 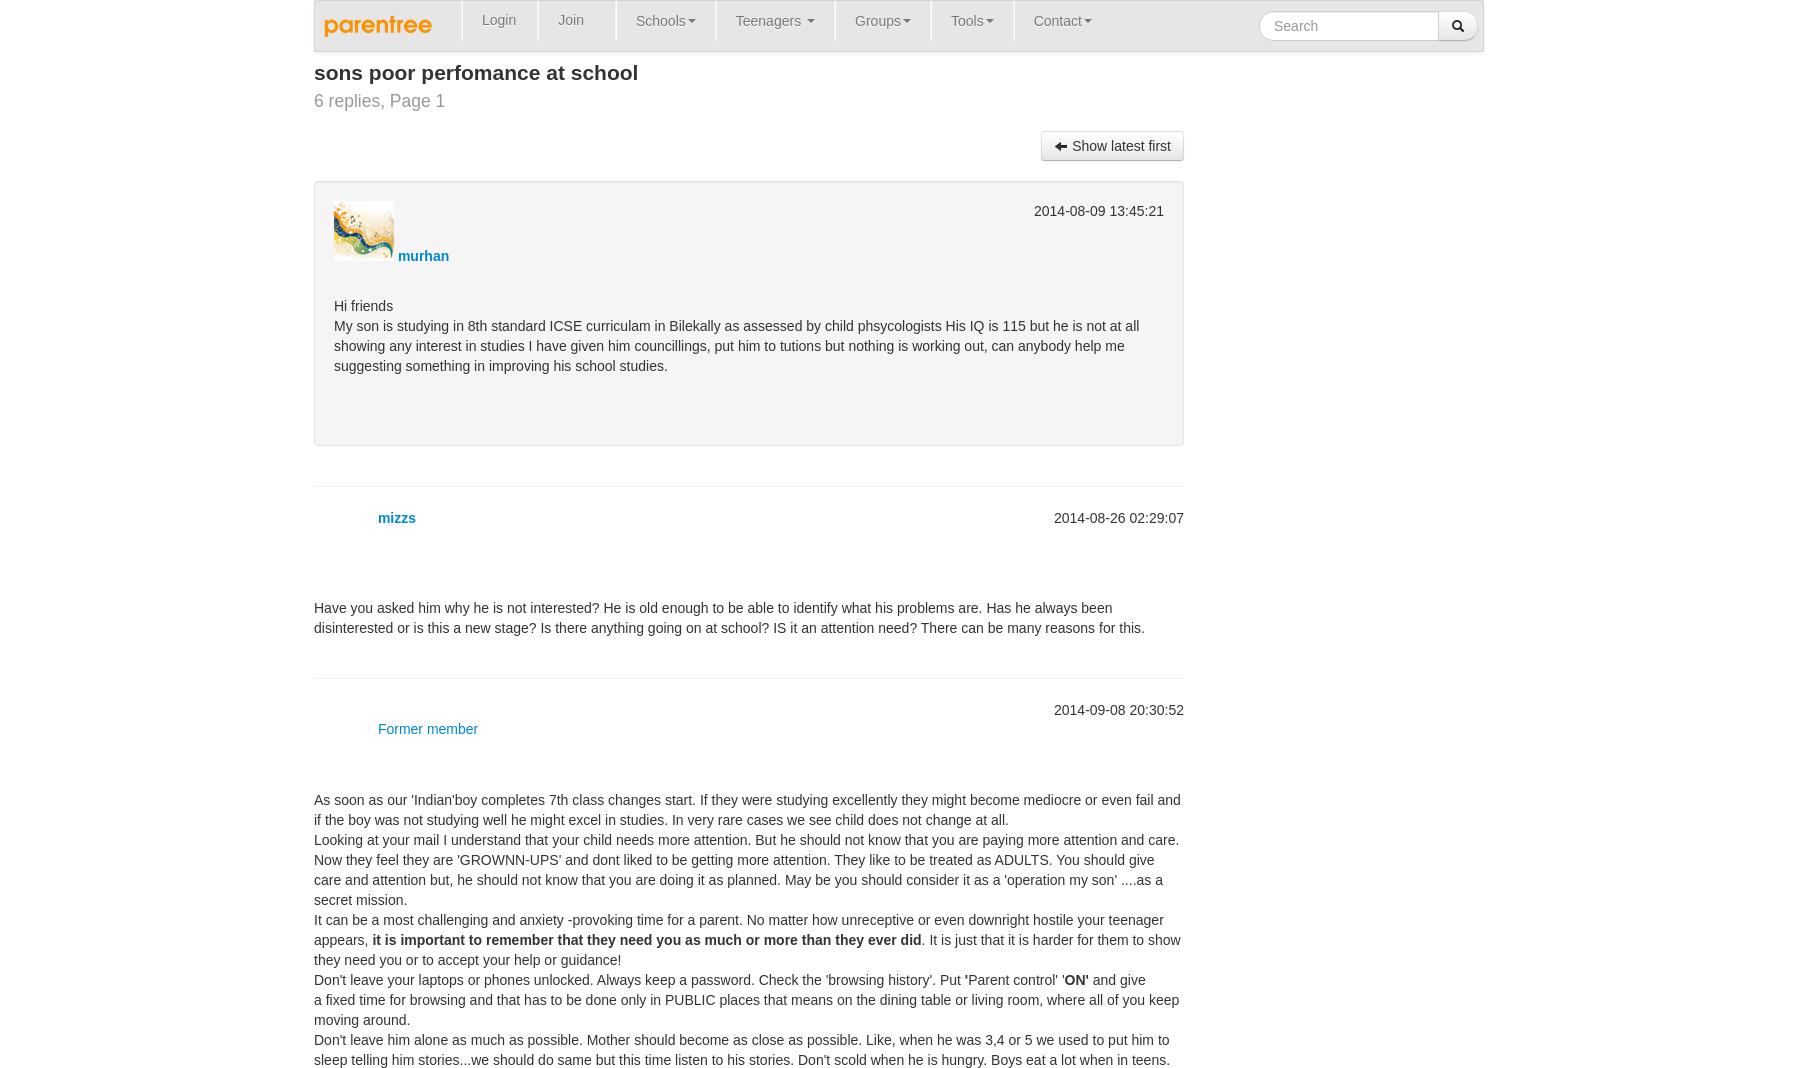 What do you see at coordinates (1068, 145) in the screenshot?
I see `'Show latest first'` at bounding box center [1068, 145].